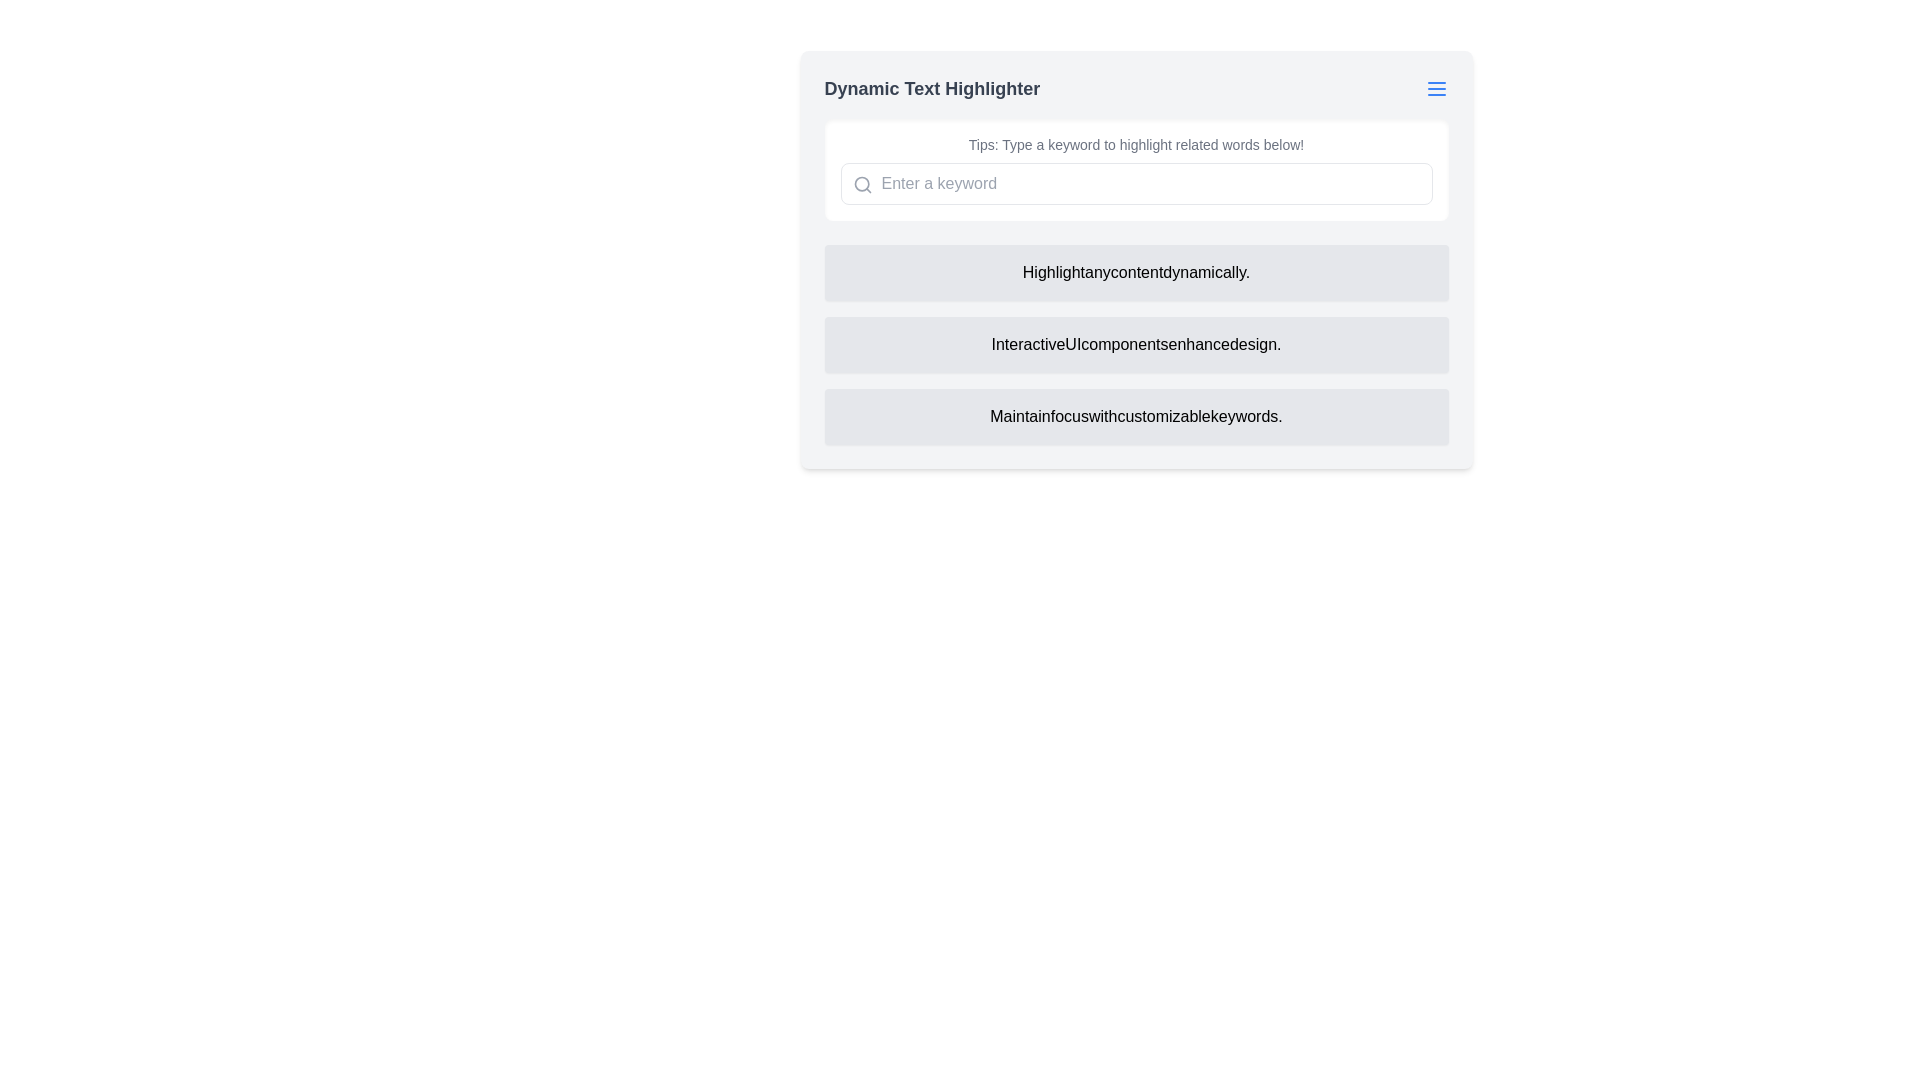  Describe the element at coordinates (1068, 415) in the screenshot. I see `the static text element containing the word 'focus' styled in black on a white background, which is the second word in the phrase 'Maintain focus with customizable keywords.' located in the third gray callout box` at that location.